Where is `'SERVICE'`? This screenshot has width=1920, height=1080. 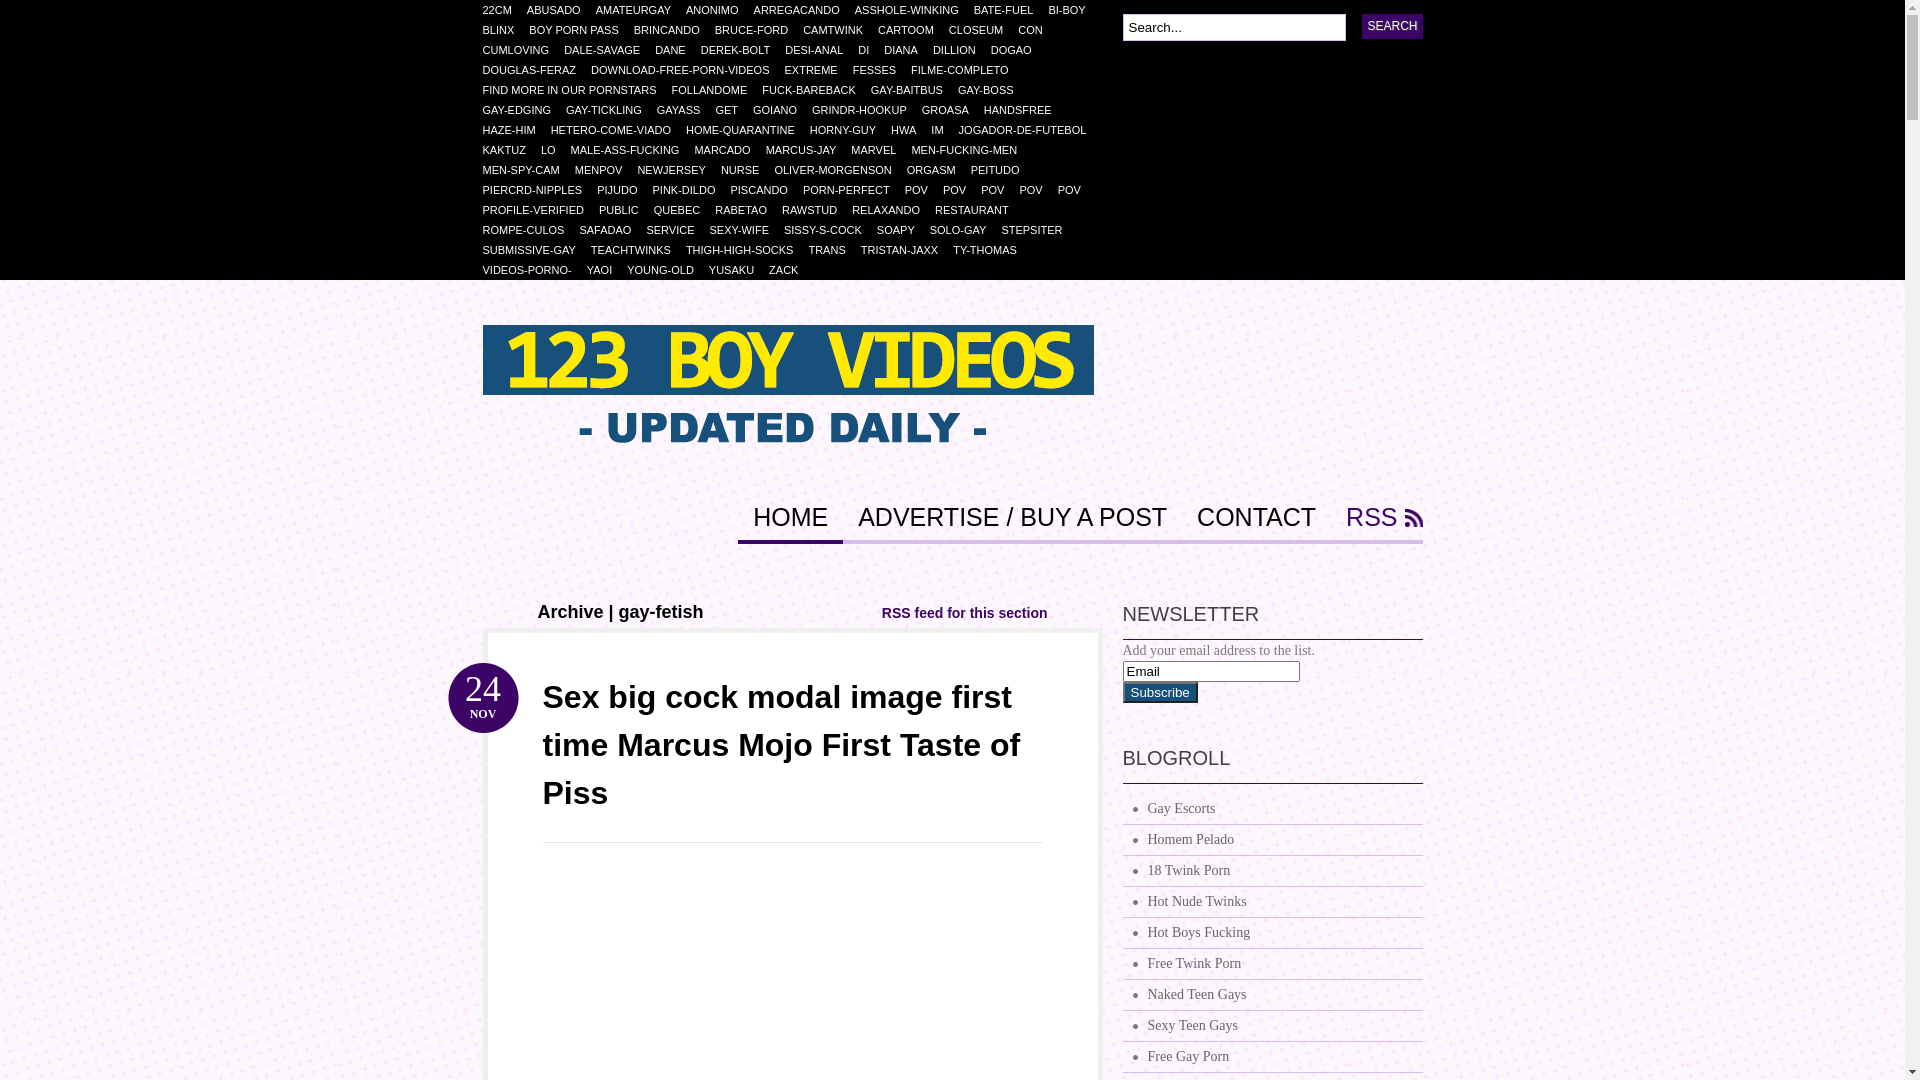
'SERVICE' is located at coordinates (646, 229).